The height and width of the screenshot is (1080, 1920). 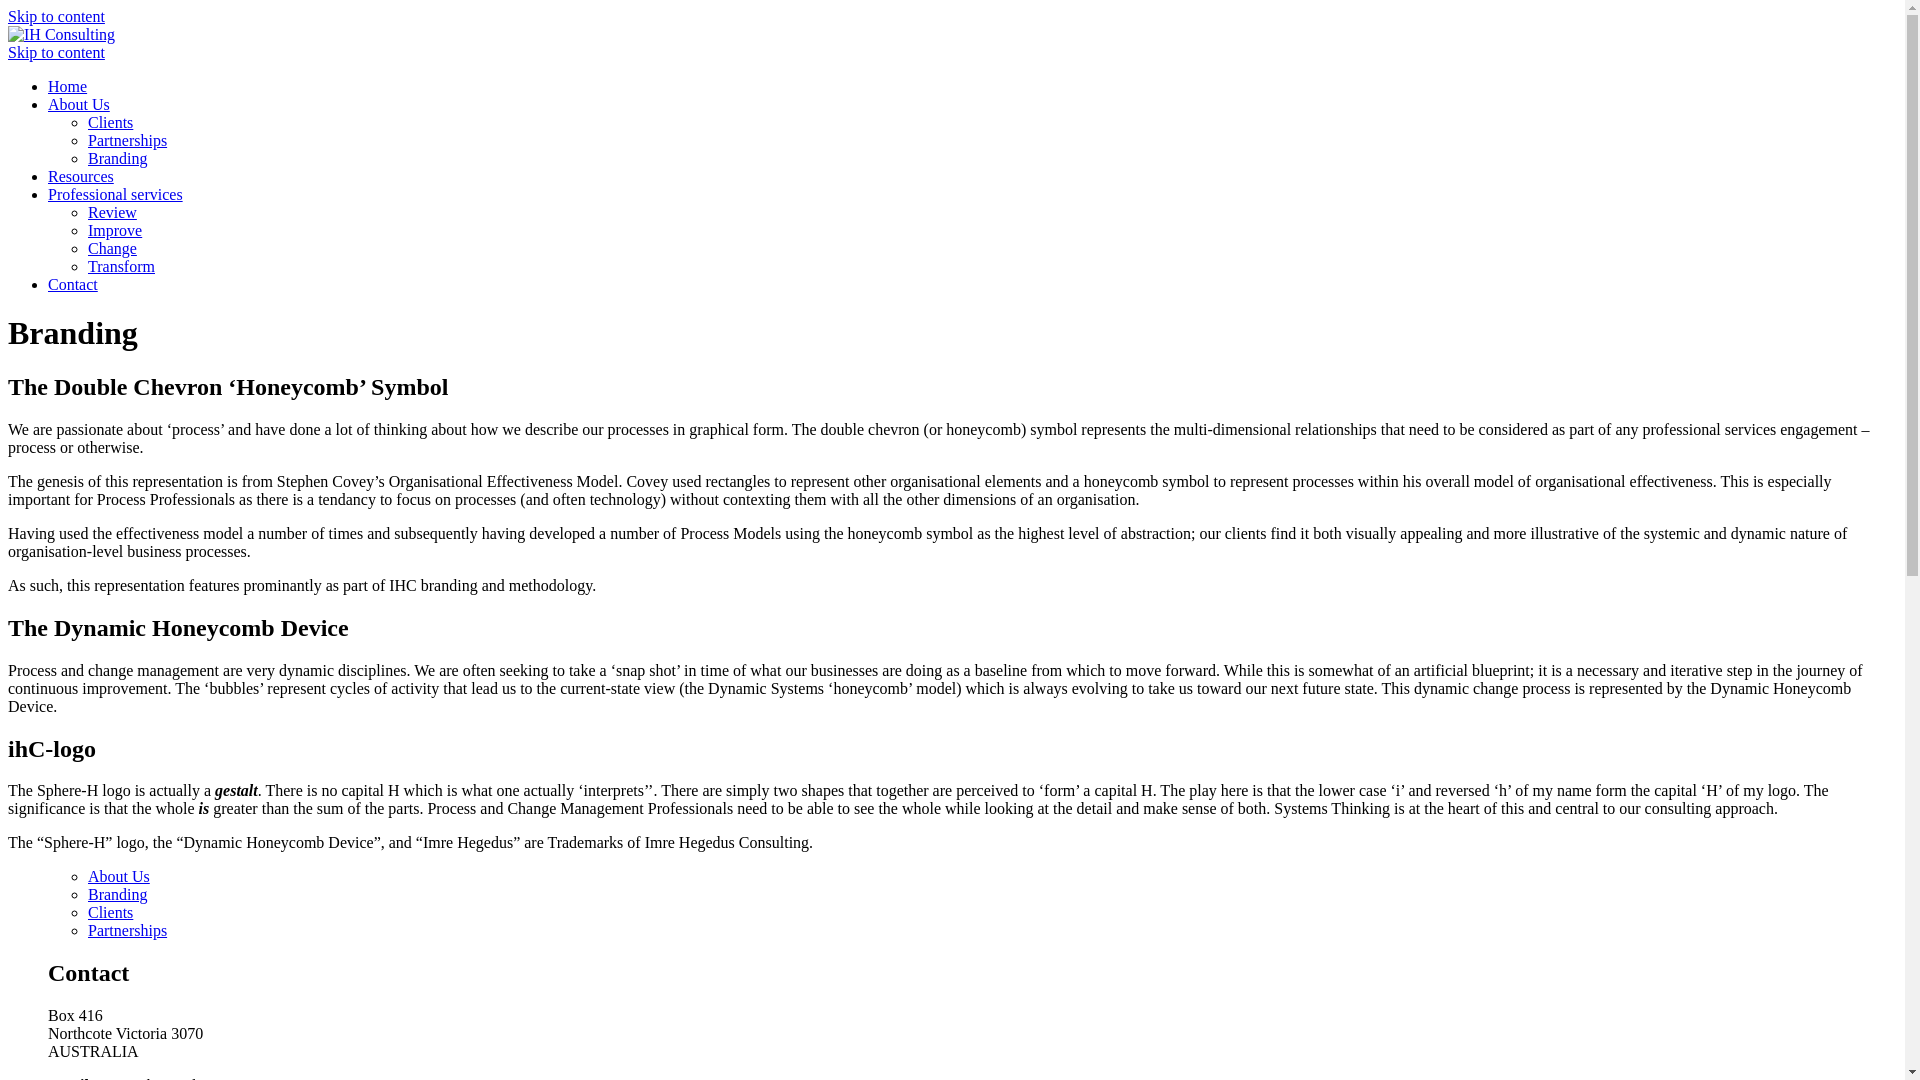 What do you see at coordinates (72, 284) in the screenshot?
I see `'Contact'` at bounding box center [72, 284].